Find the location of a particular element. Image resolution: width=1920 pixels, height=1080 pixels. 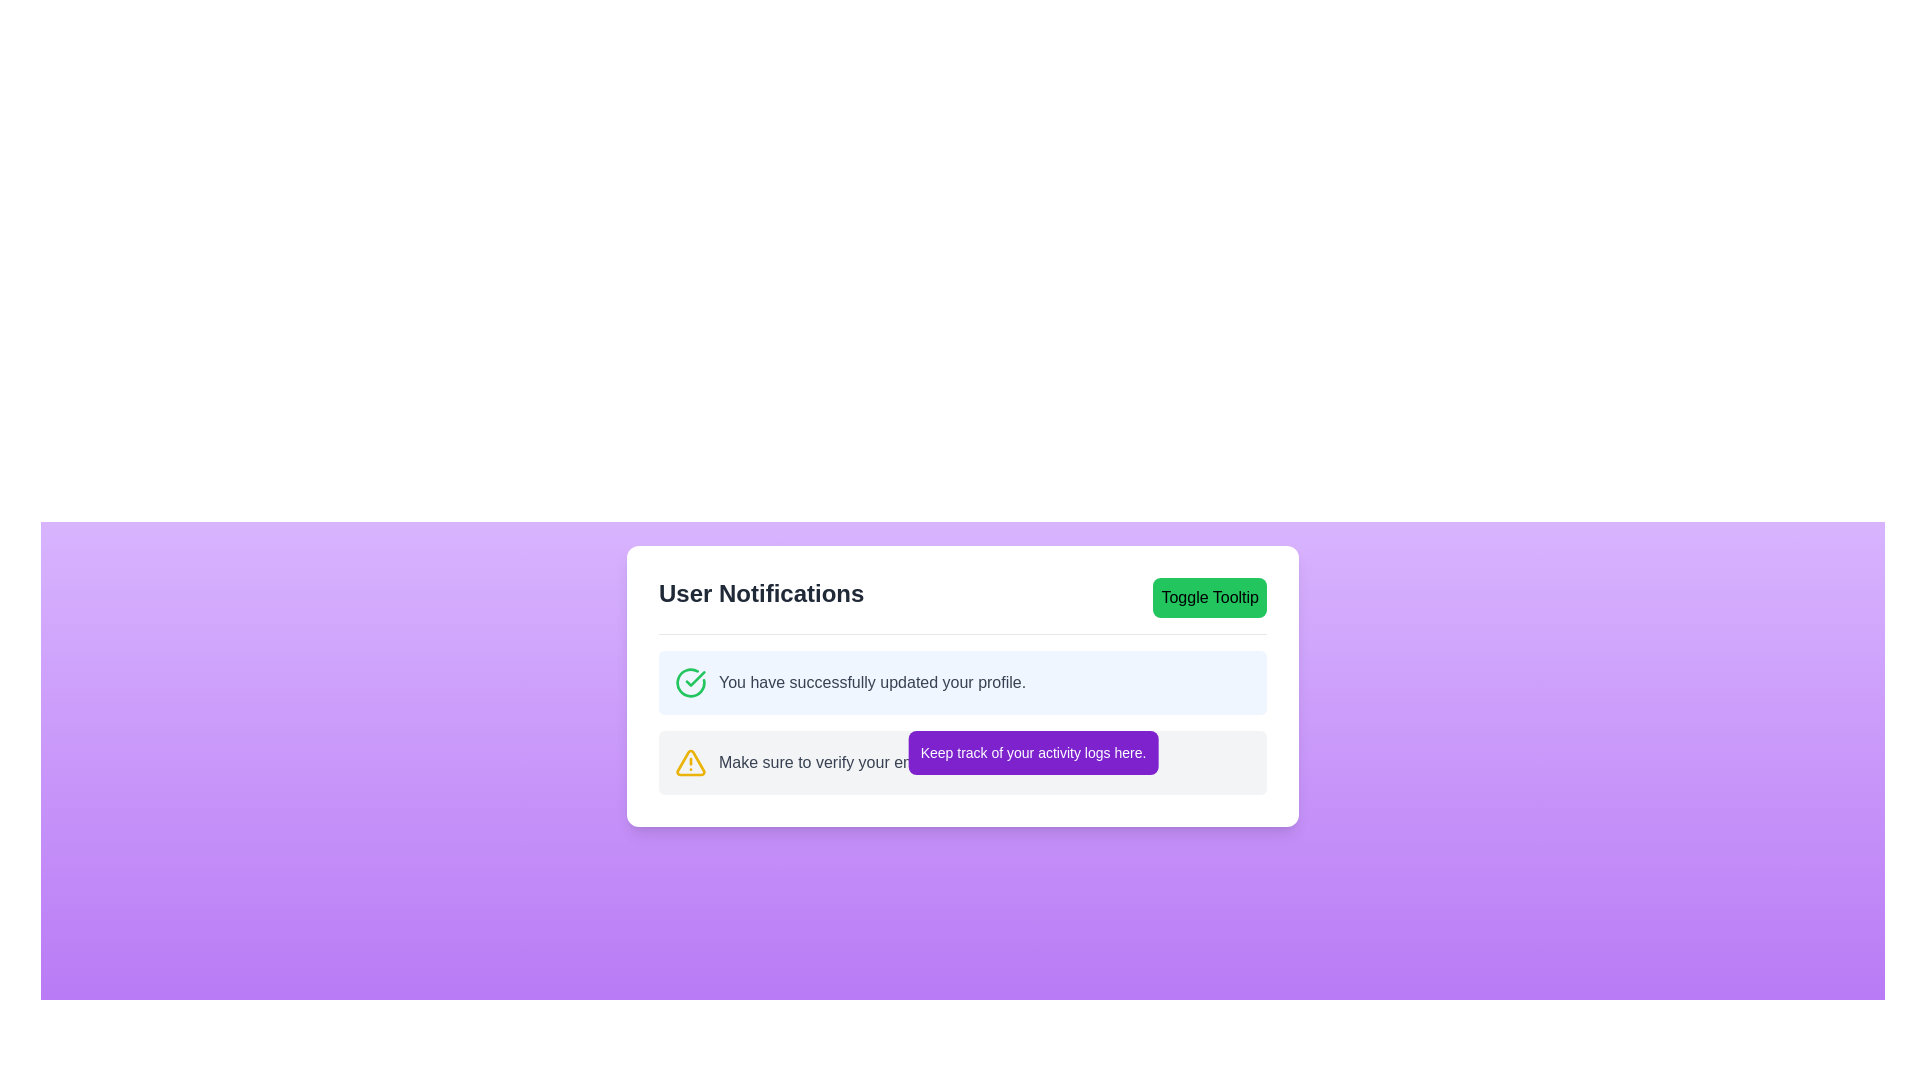

the success icon located in the 'User Notifications' section, which is positioned before the notification text 'You have successfully updated your profile.' is located at coordinates (691, 681).